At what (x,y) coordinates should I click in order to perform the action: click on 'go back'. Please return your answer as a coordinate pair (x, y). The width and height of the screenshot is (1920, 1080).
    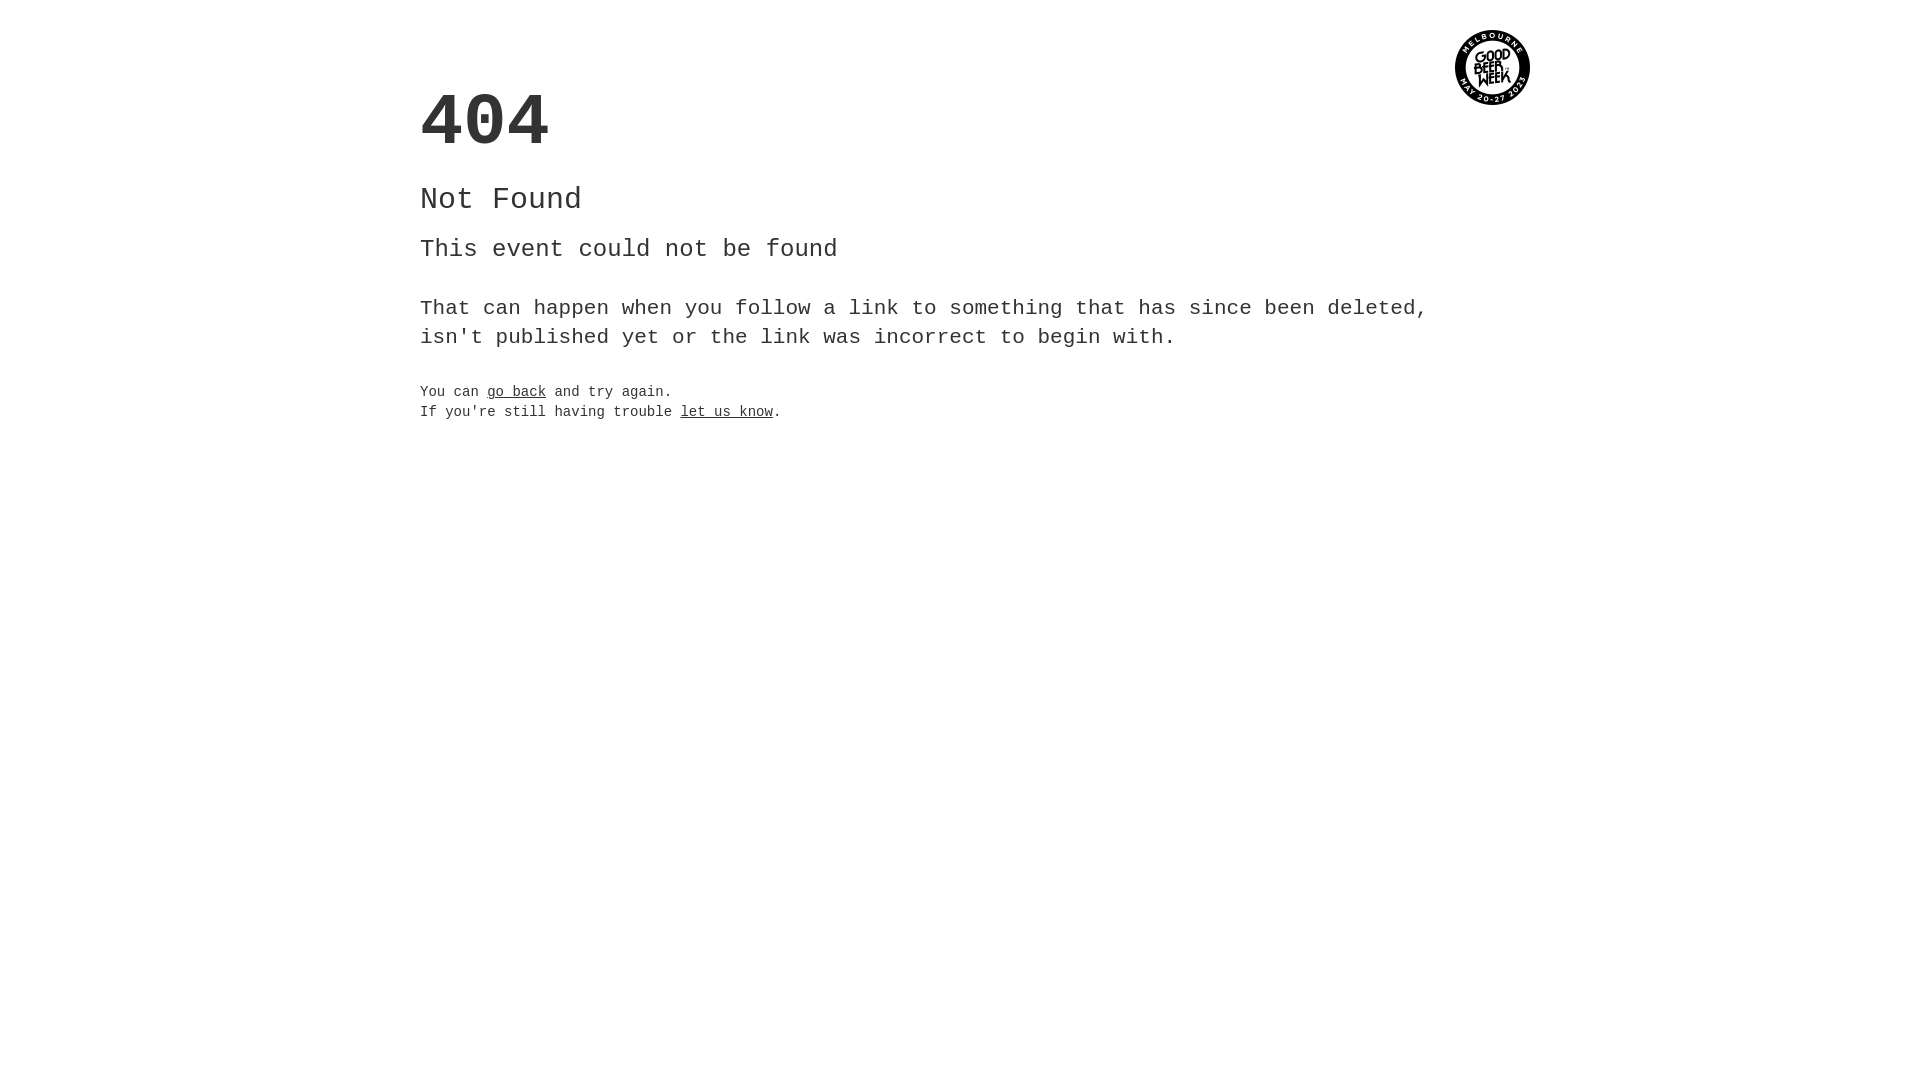
    Looking at the image, I should click on (486, 392).